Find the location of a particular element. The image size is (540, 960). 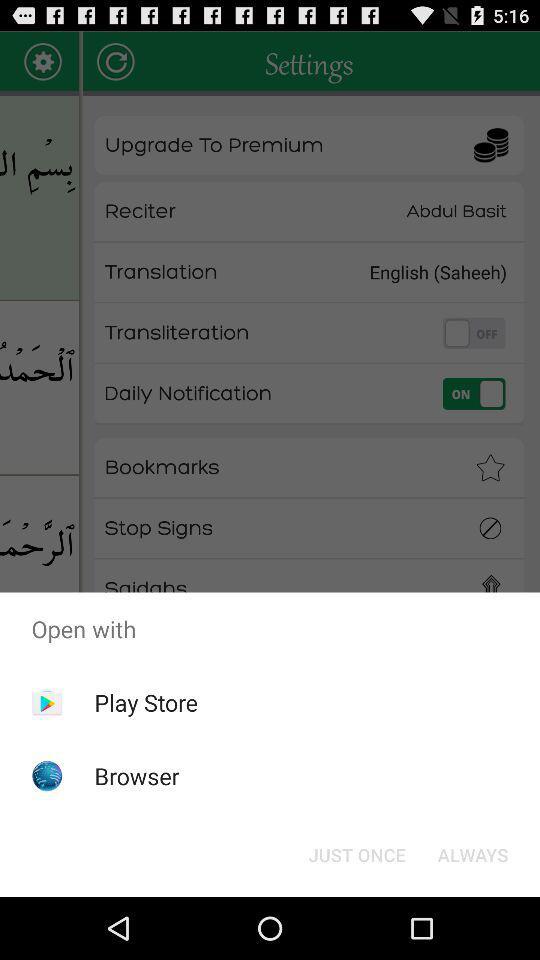

the icon below play store app is located at coordinates (136, 775).